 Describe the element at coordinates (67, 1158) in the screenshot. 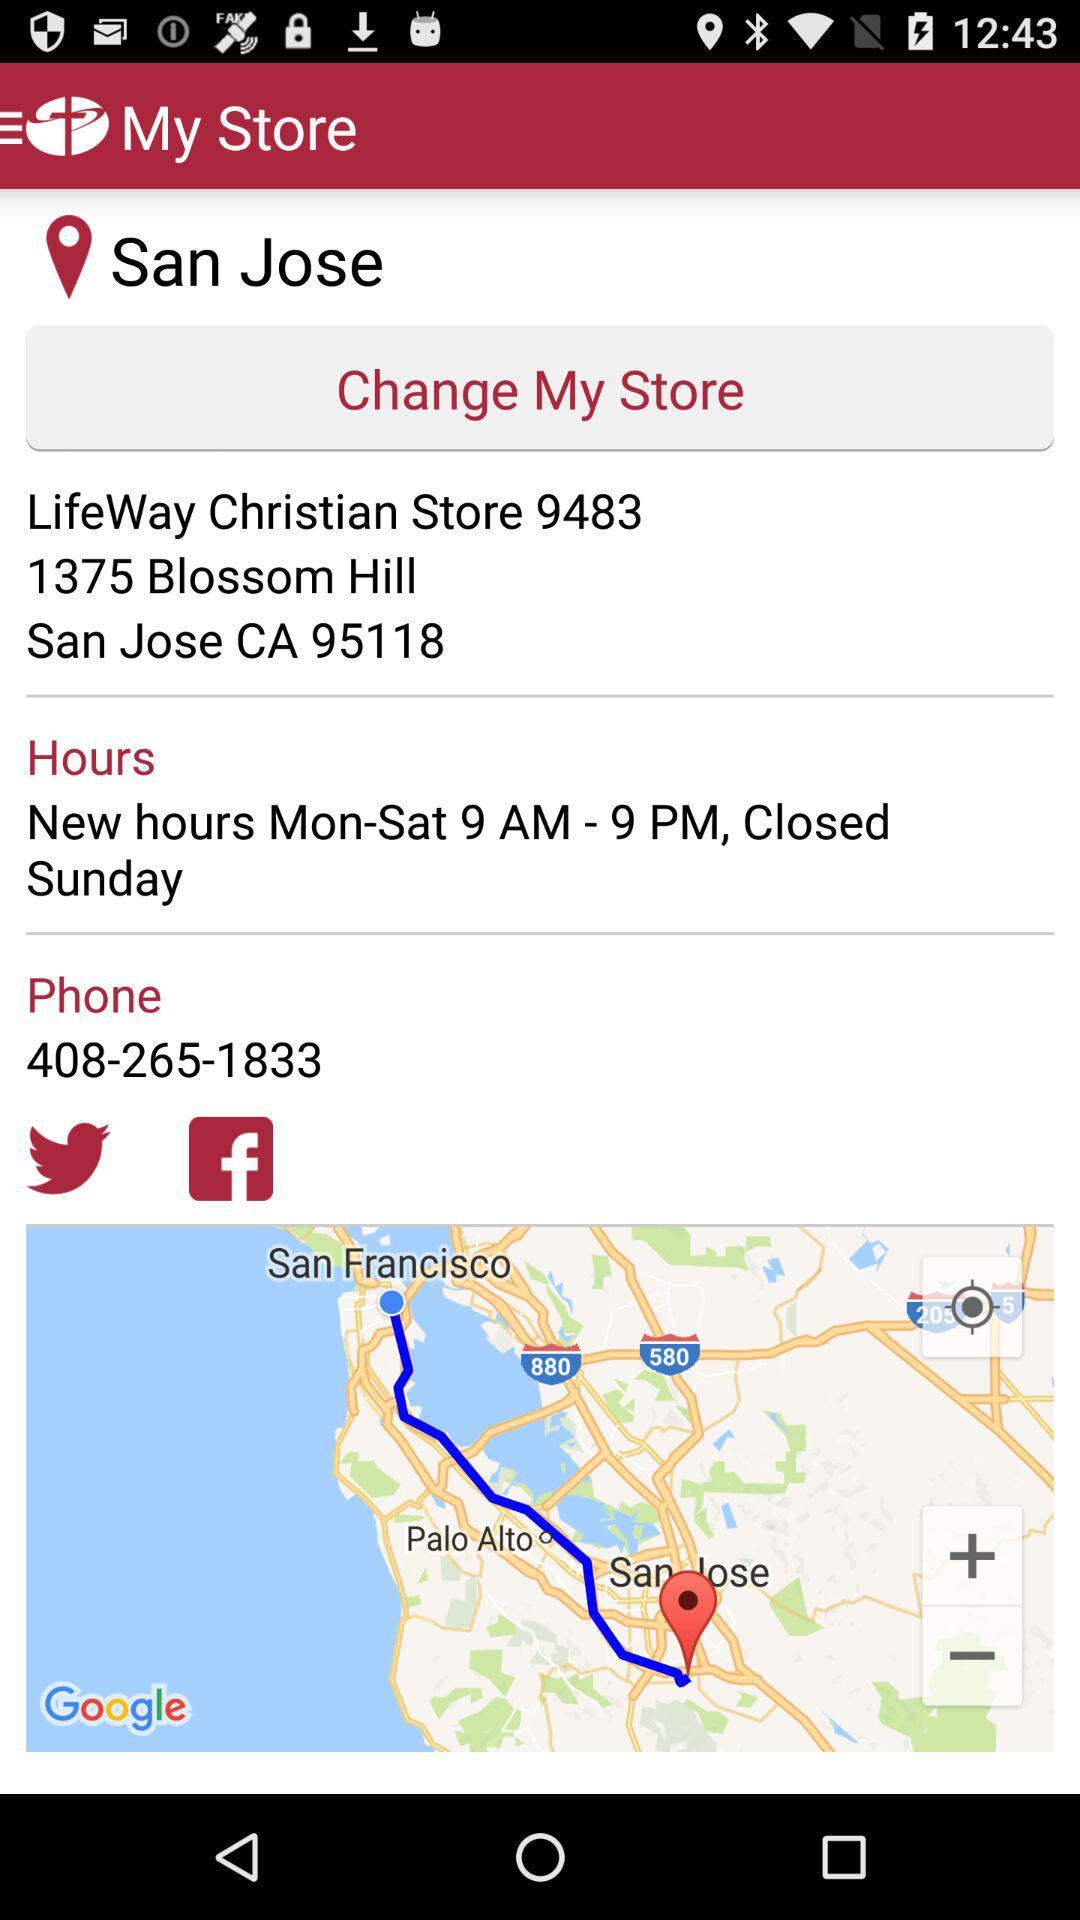

I see `click for twitter` at that location.